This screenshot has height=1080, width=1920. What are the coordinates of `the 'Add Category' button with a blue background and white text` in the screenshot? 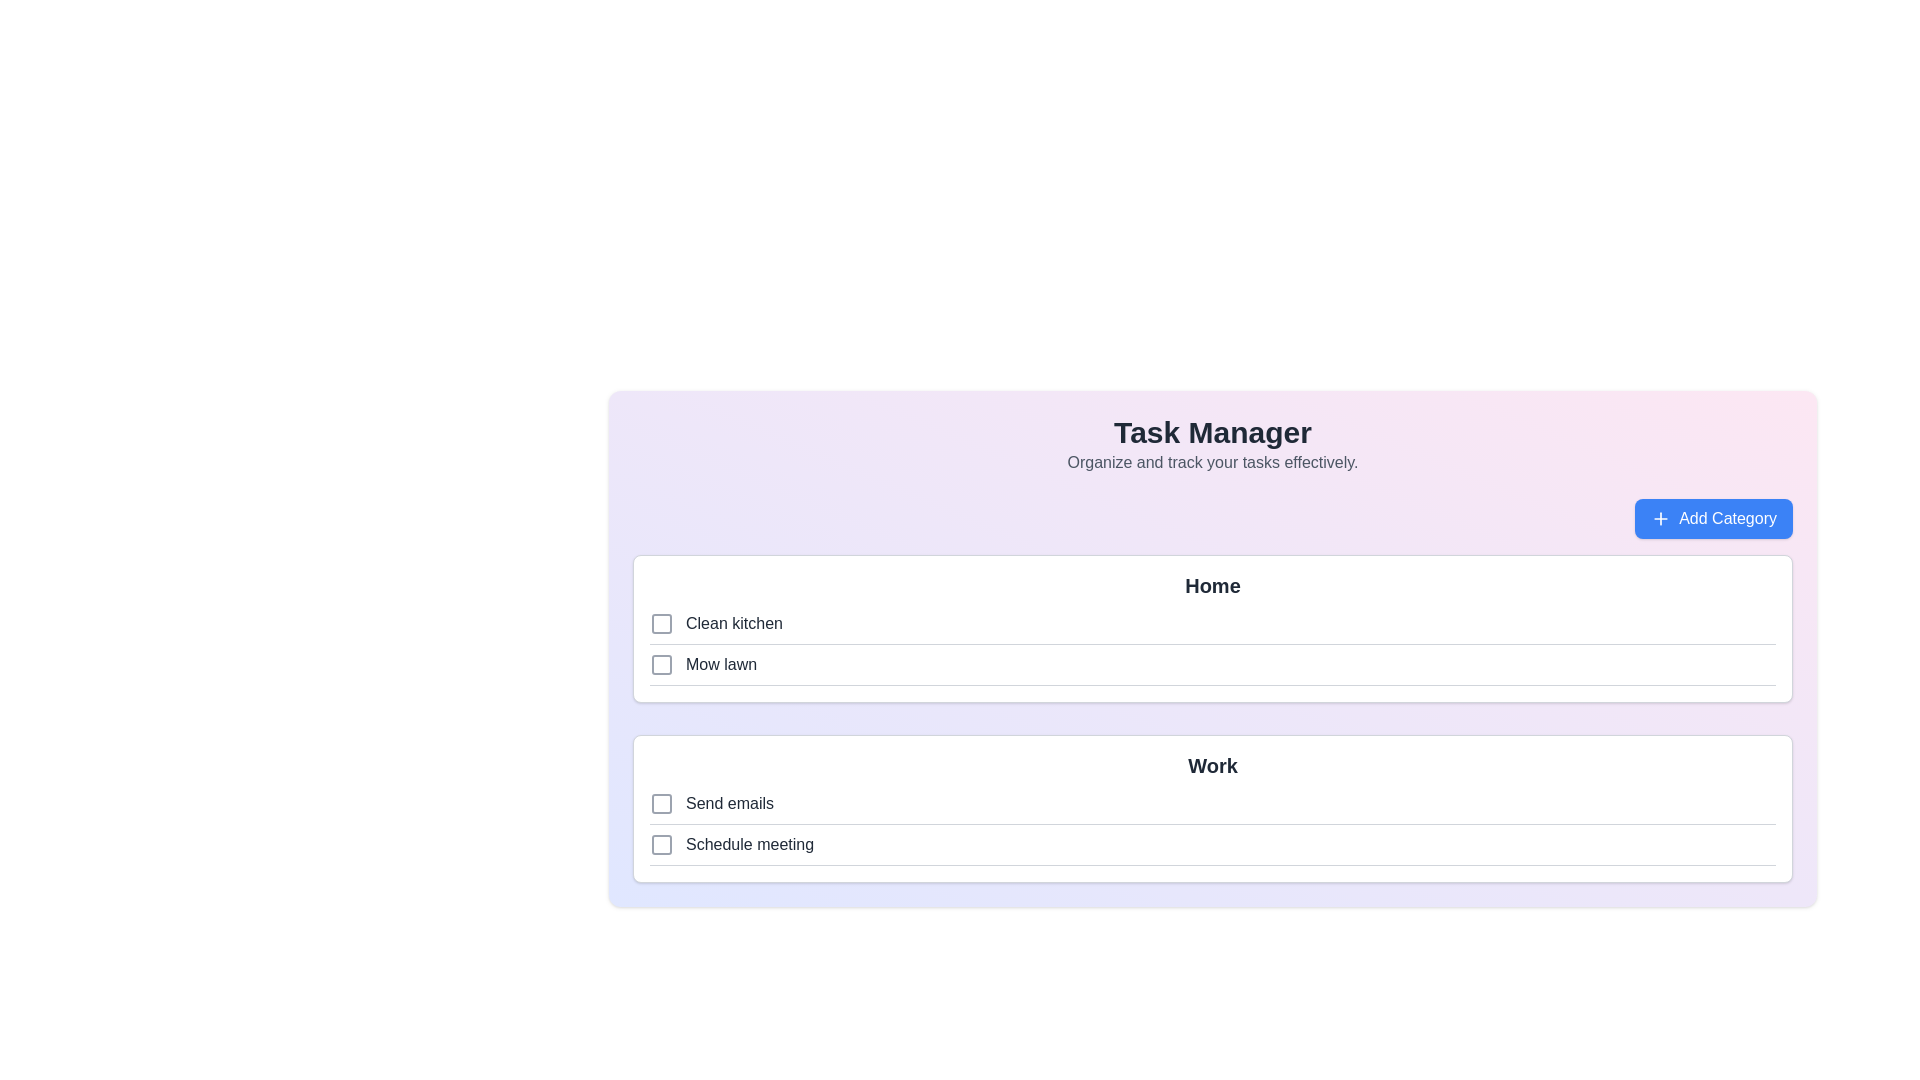 It's located at (1712, 518).